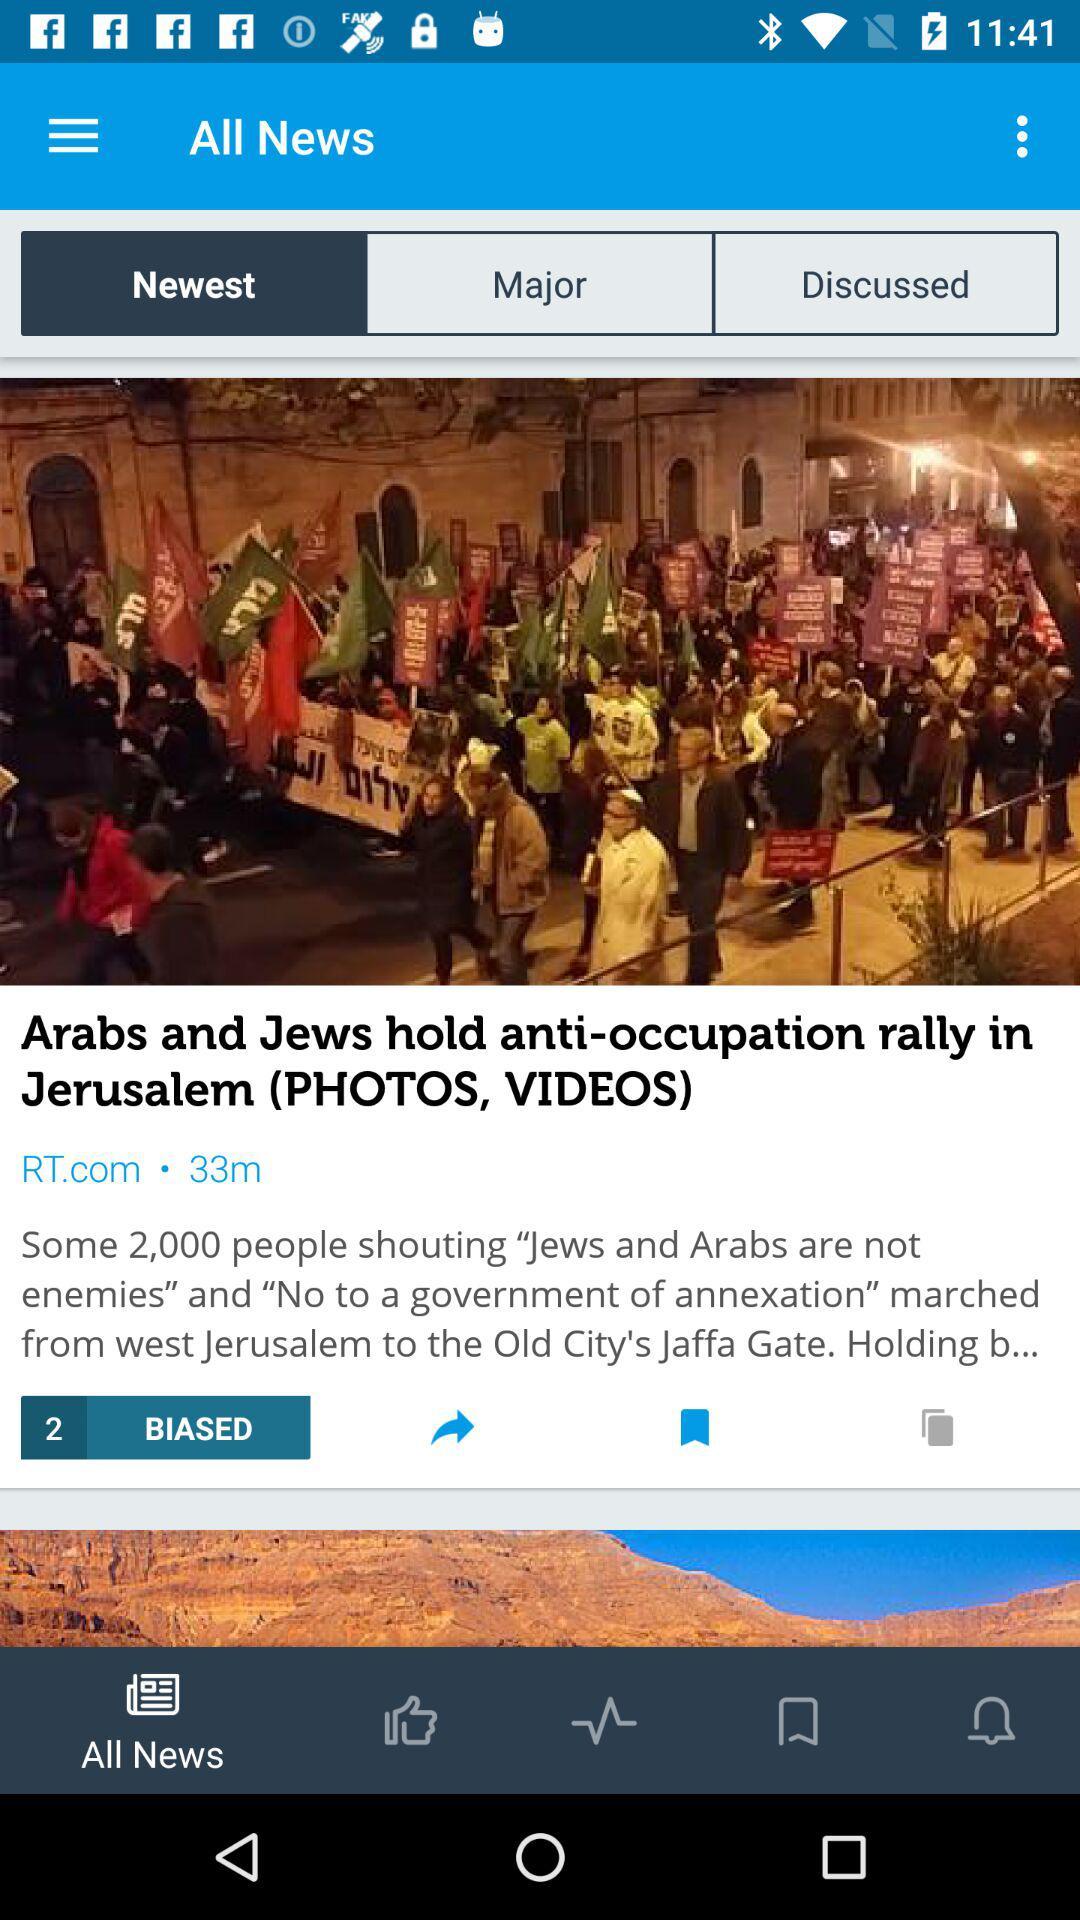 This screenshot has height=1920, width=1080. What do you see at coordinates (193, 282) in the screenshot?
I see `newest icon` at bounding box center [193, 282].